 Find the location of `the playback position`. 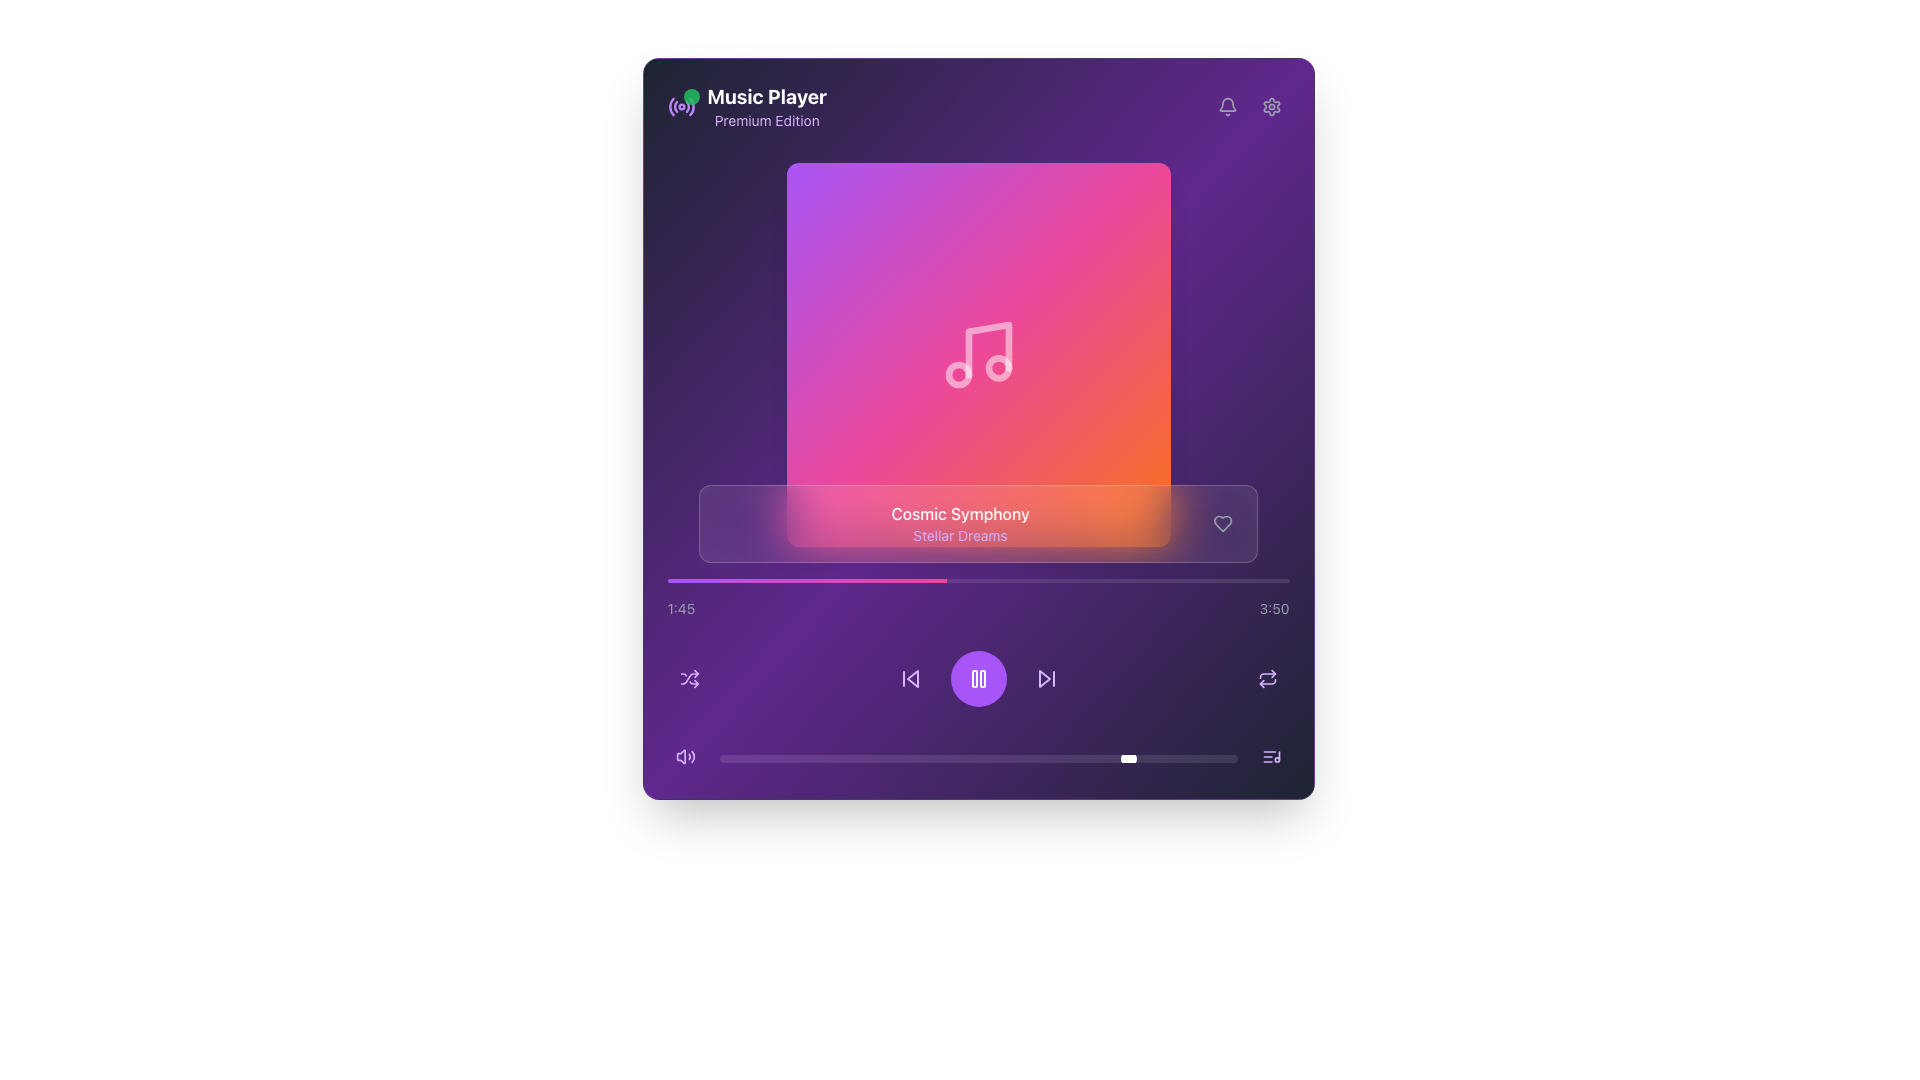

the playback position is located at coordinates (878, 581).